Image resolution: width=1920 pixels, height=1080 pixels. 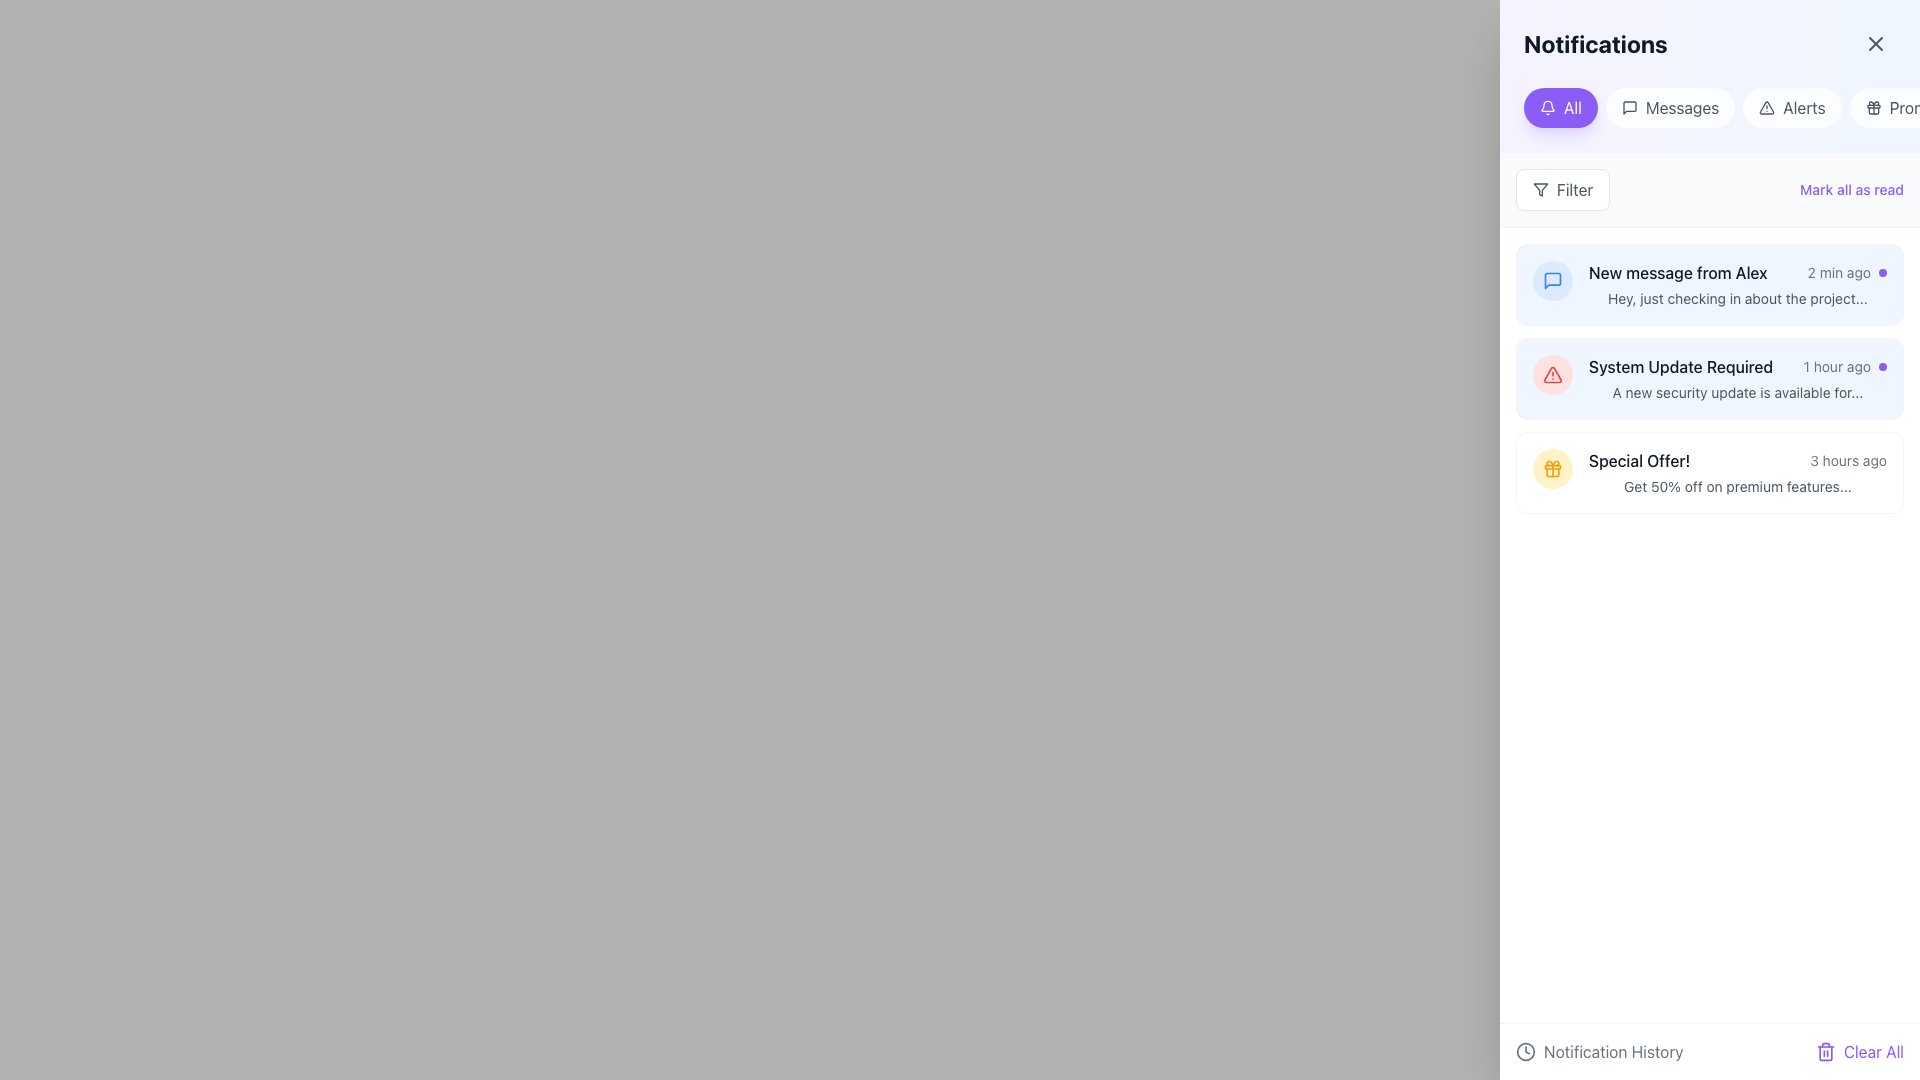 I want to click on the text label reading 'Get 50% off on premium features...' located below the title 'Special Offer!' in the third notification block on the right-hand side notification panel, so click(x=1736, y=486).